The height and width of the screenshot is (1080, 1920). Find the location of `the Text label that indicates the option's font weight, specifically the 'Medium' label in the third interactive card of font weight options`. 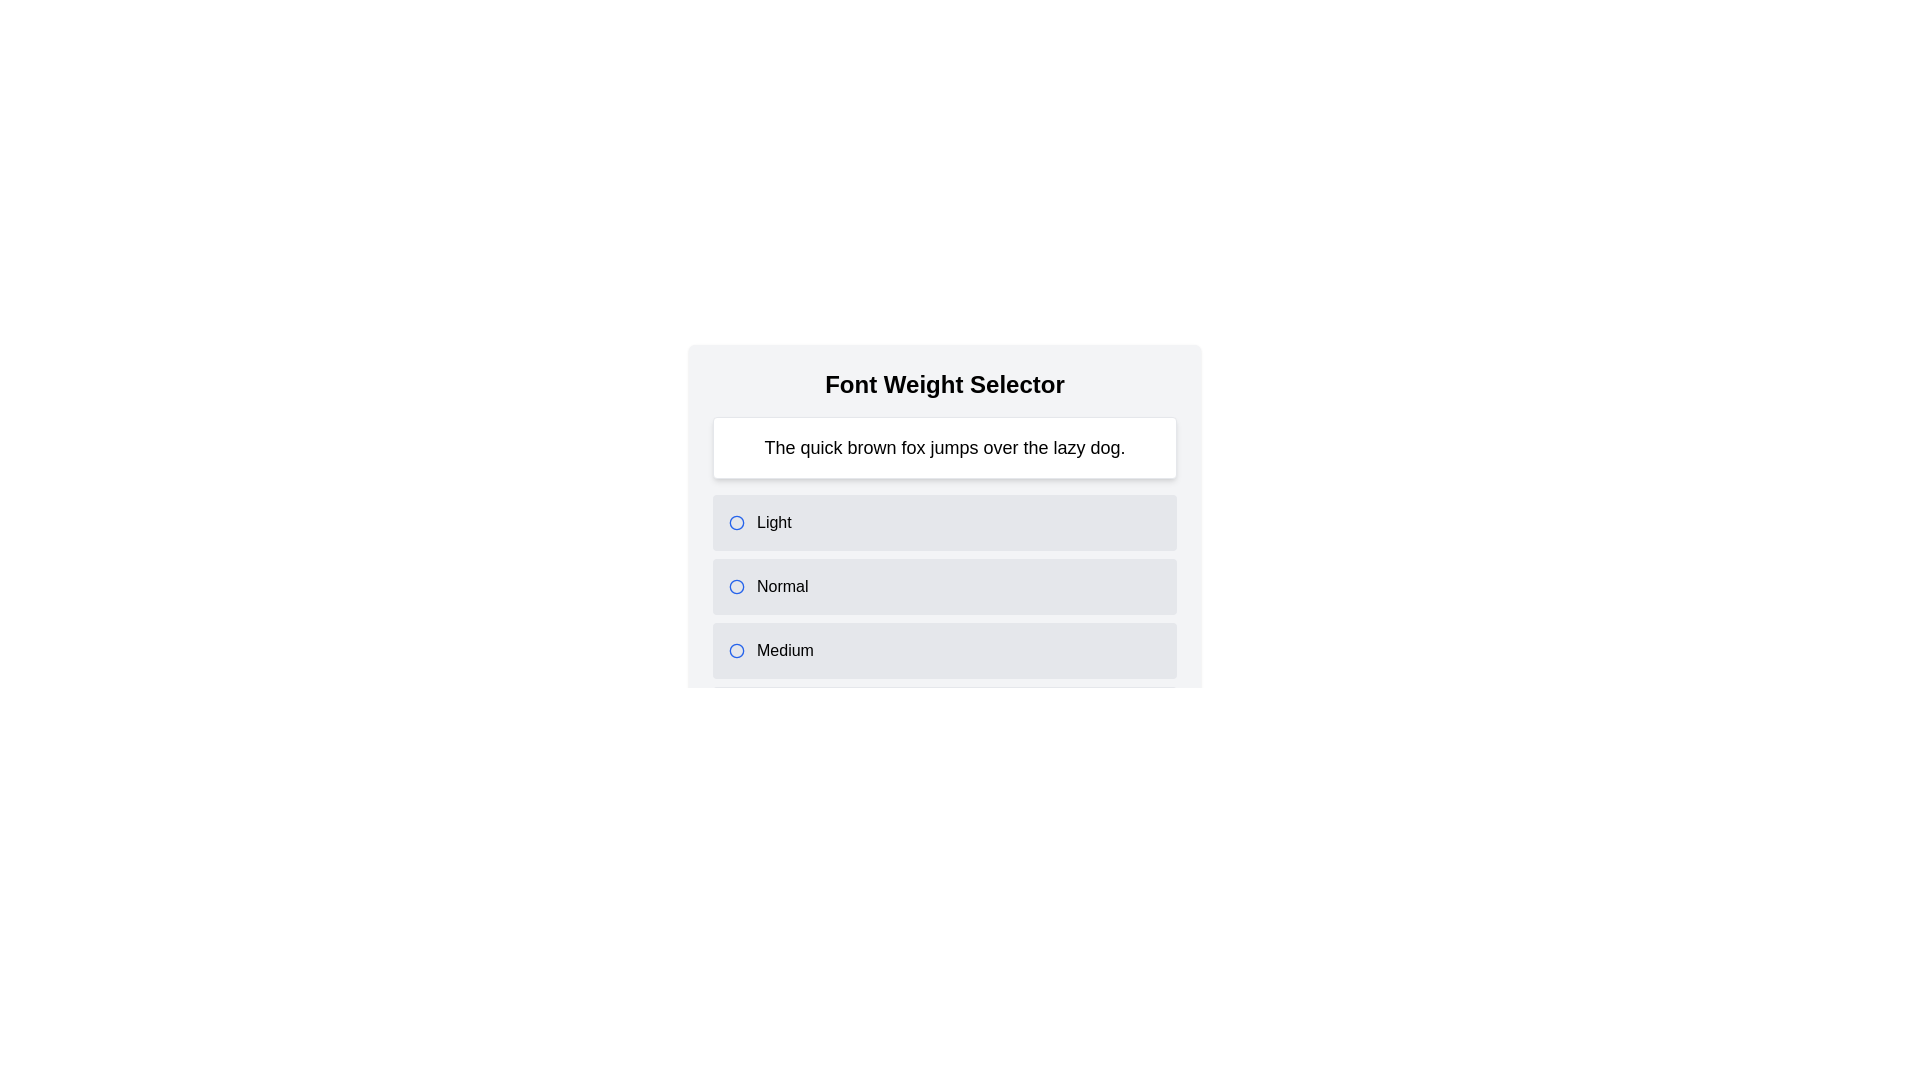

the Text label that indicates the option's font weight, specifically the 'Medium' label in the third interactive card of font weight options is located at coordinates (784, 651).